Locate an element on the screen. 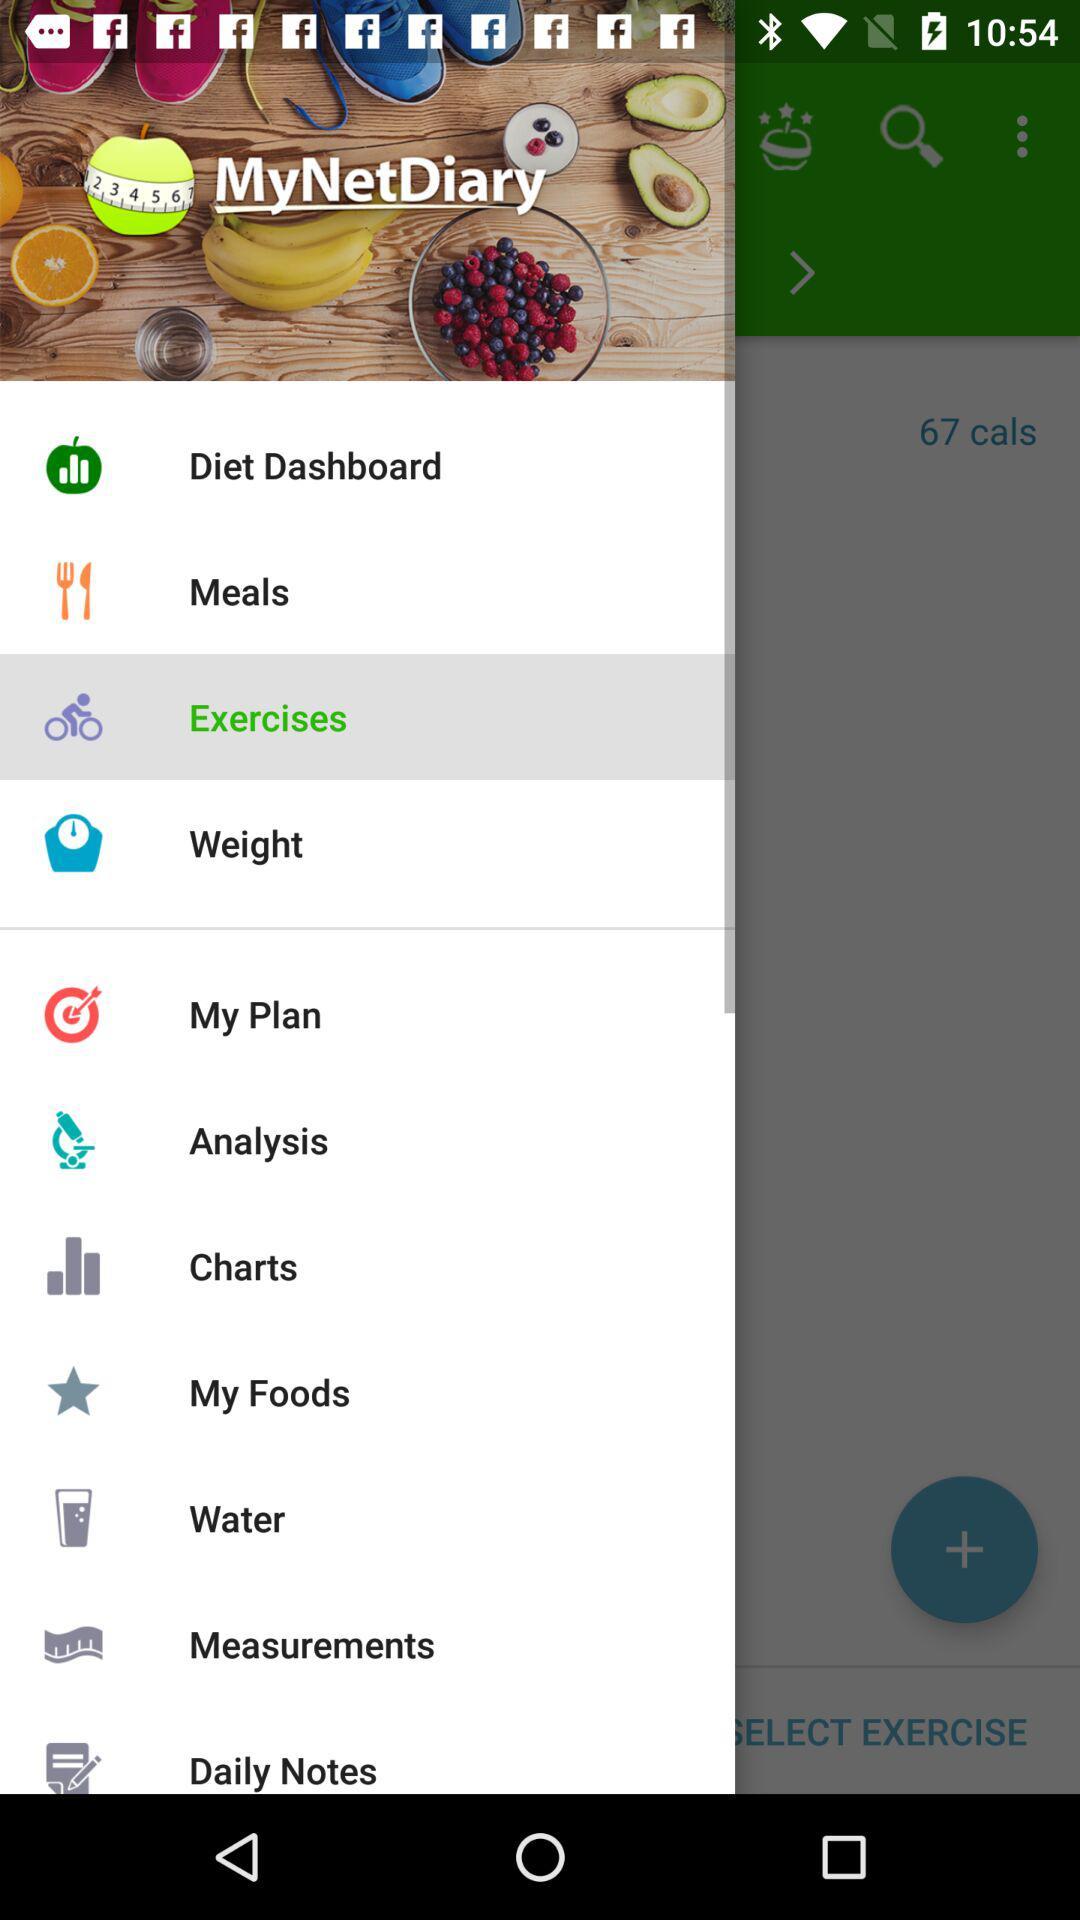 The image size is (1080, 1920). the add icon is located at coordinates (963, 1548).